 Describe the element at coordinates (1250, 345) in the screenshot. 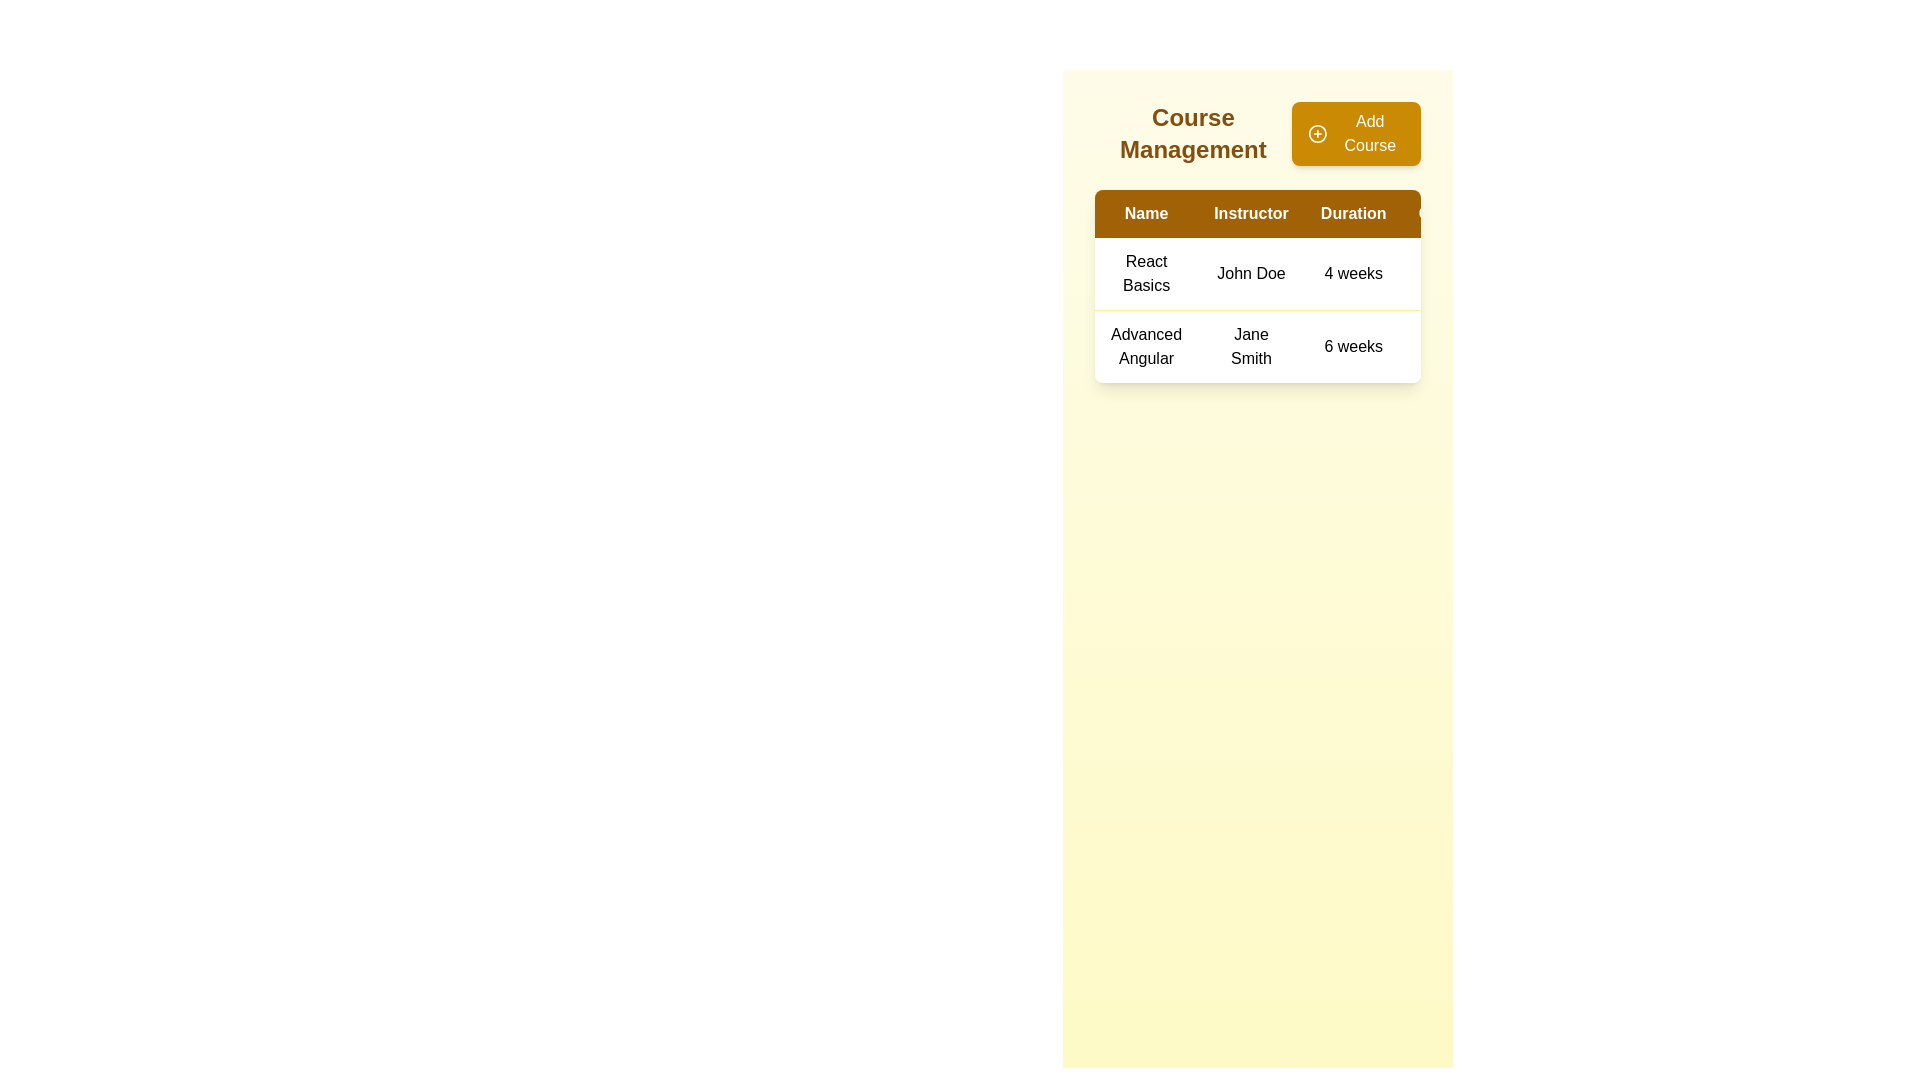

I see `the text label displaying 'Jane Smith' which is the second text item under the 'Instructor' column for the course 'Advanced Angular'` at that location.